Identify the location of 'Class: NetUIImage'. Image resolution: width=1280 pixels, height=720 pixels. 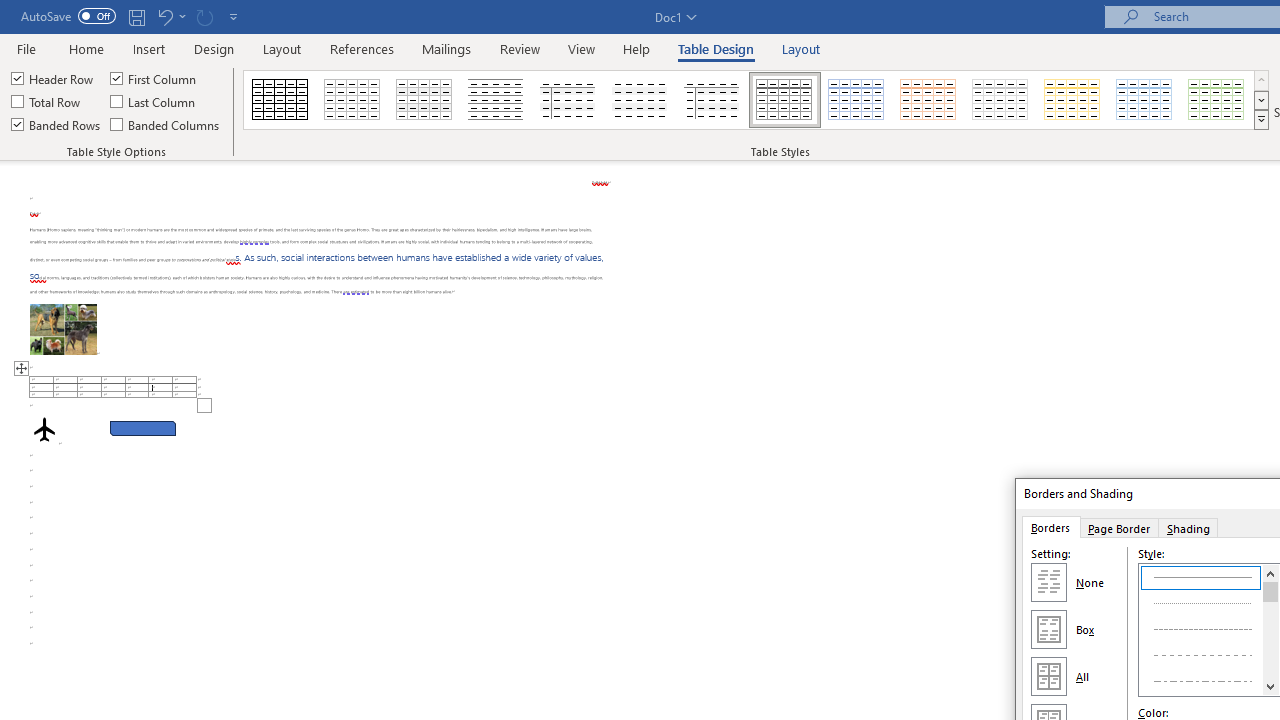
(1261, 119).